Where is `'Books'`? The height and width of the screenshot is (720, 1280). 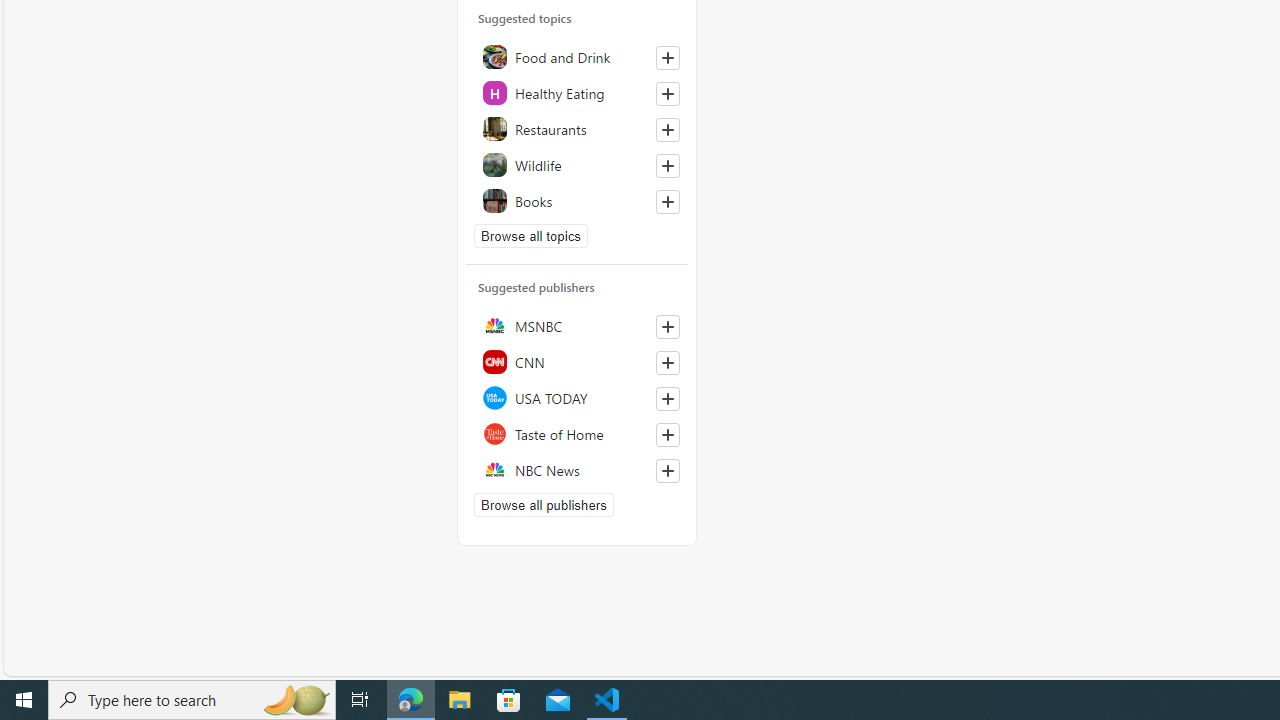
'Books' is located at coordinates (576, 201).